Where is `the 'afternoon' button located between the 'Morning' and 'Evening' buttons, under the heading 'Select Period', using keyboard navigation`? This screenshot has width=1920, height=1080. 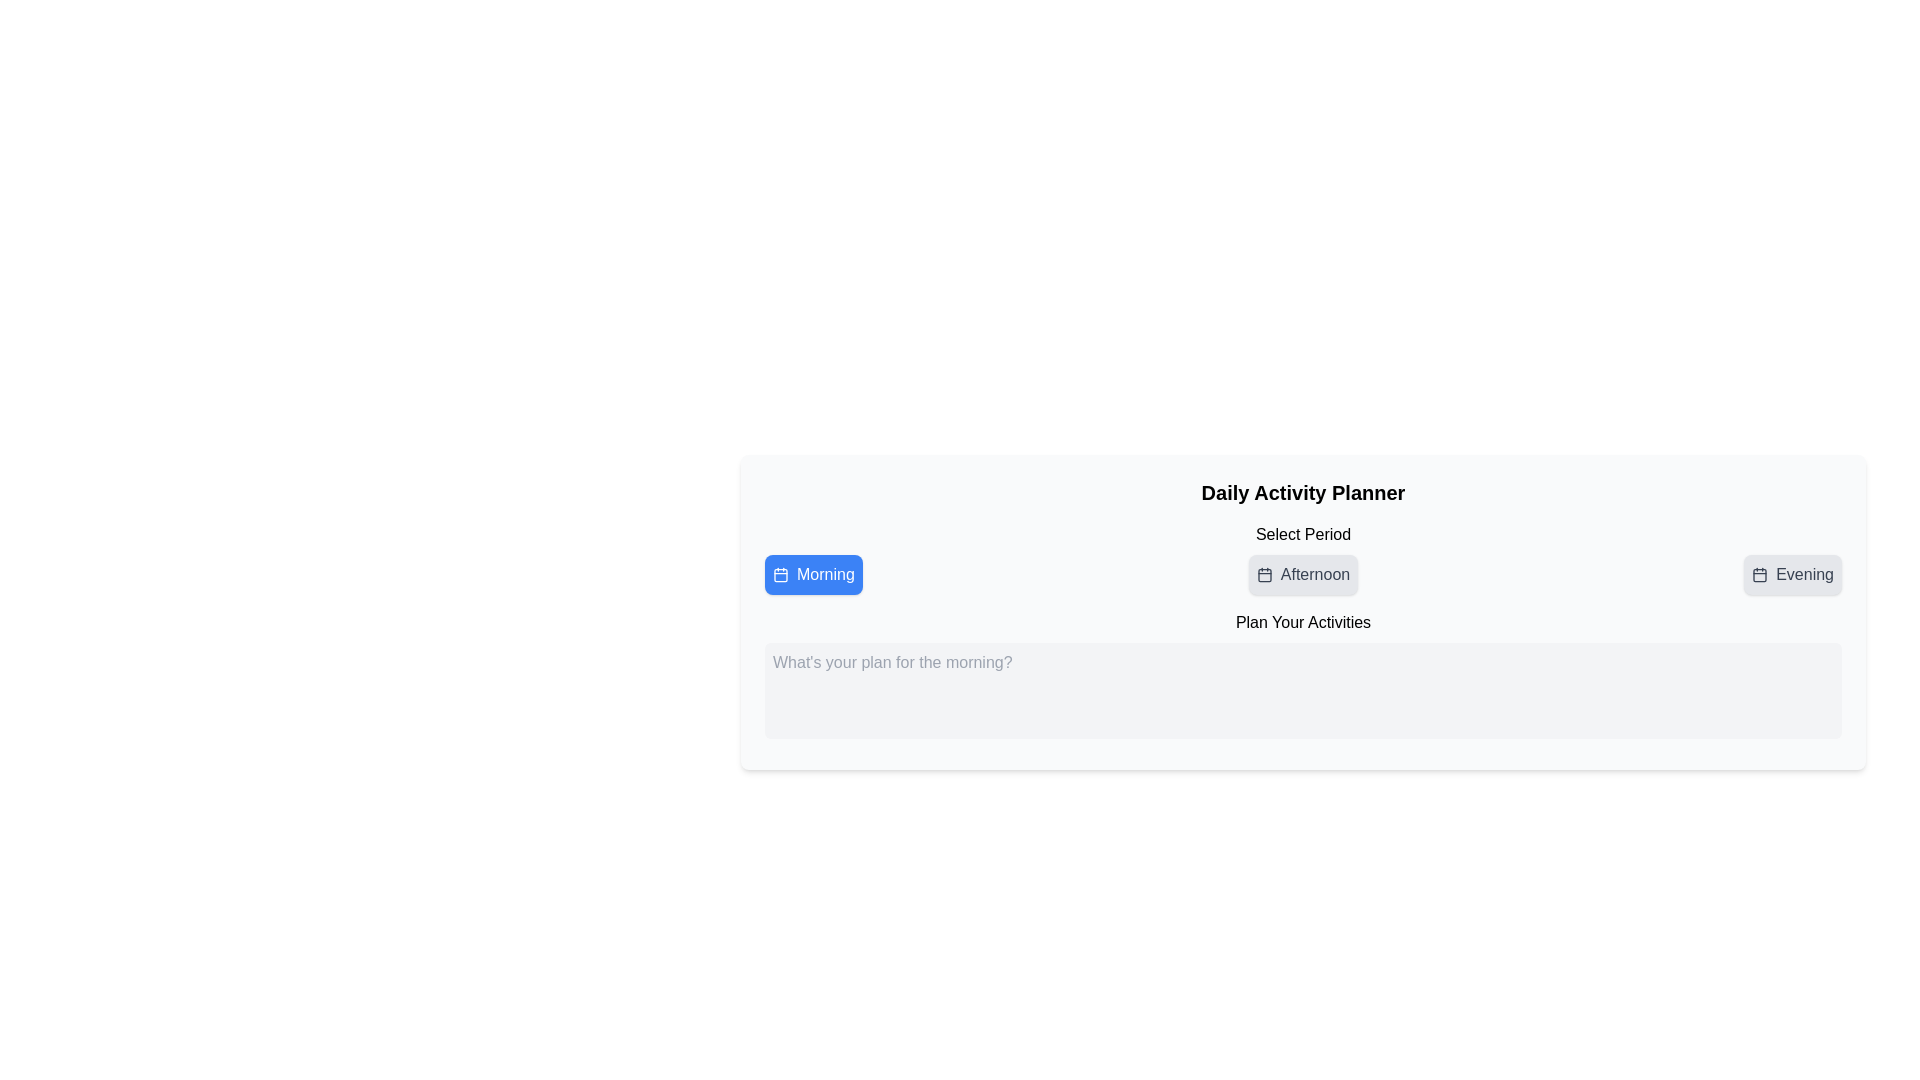
the 'afternoon' button located between the 'Morning' and 'Evening' buttons, under the heading 'Select Period', using keyboard navigation is located at coordinates (1303, 574).